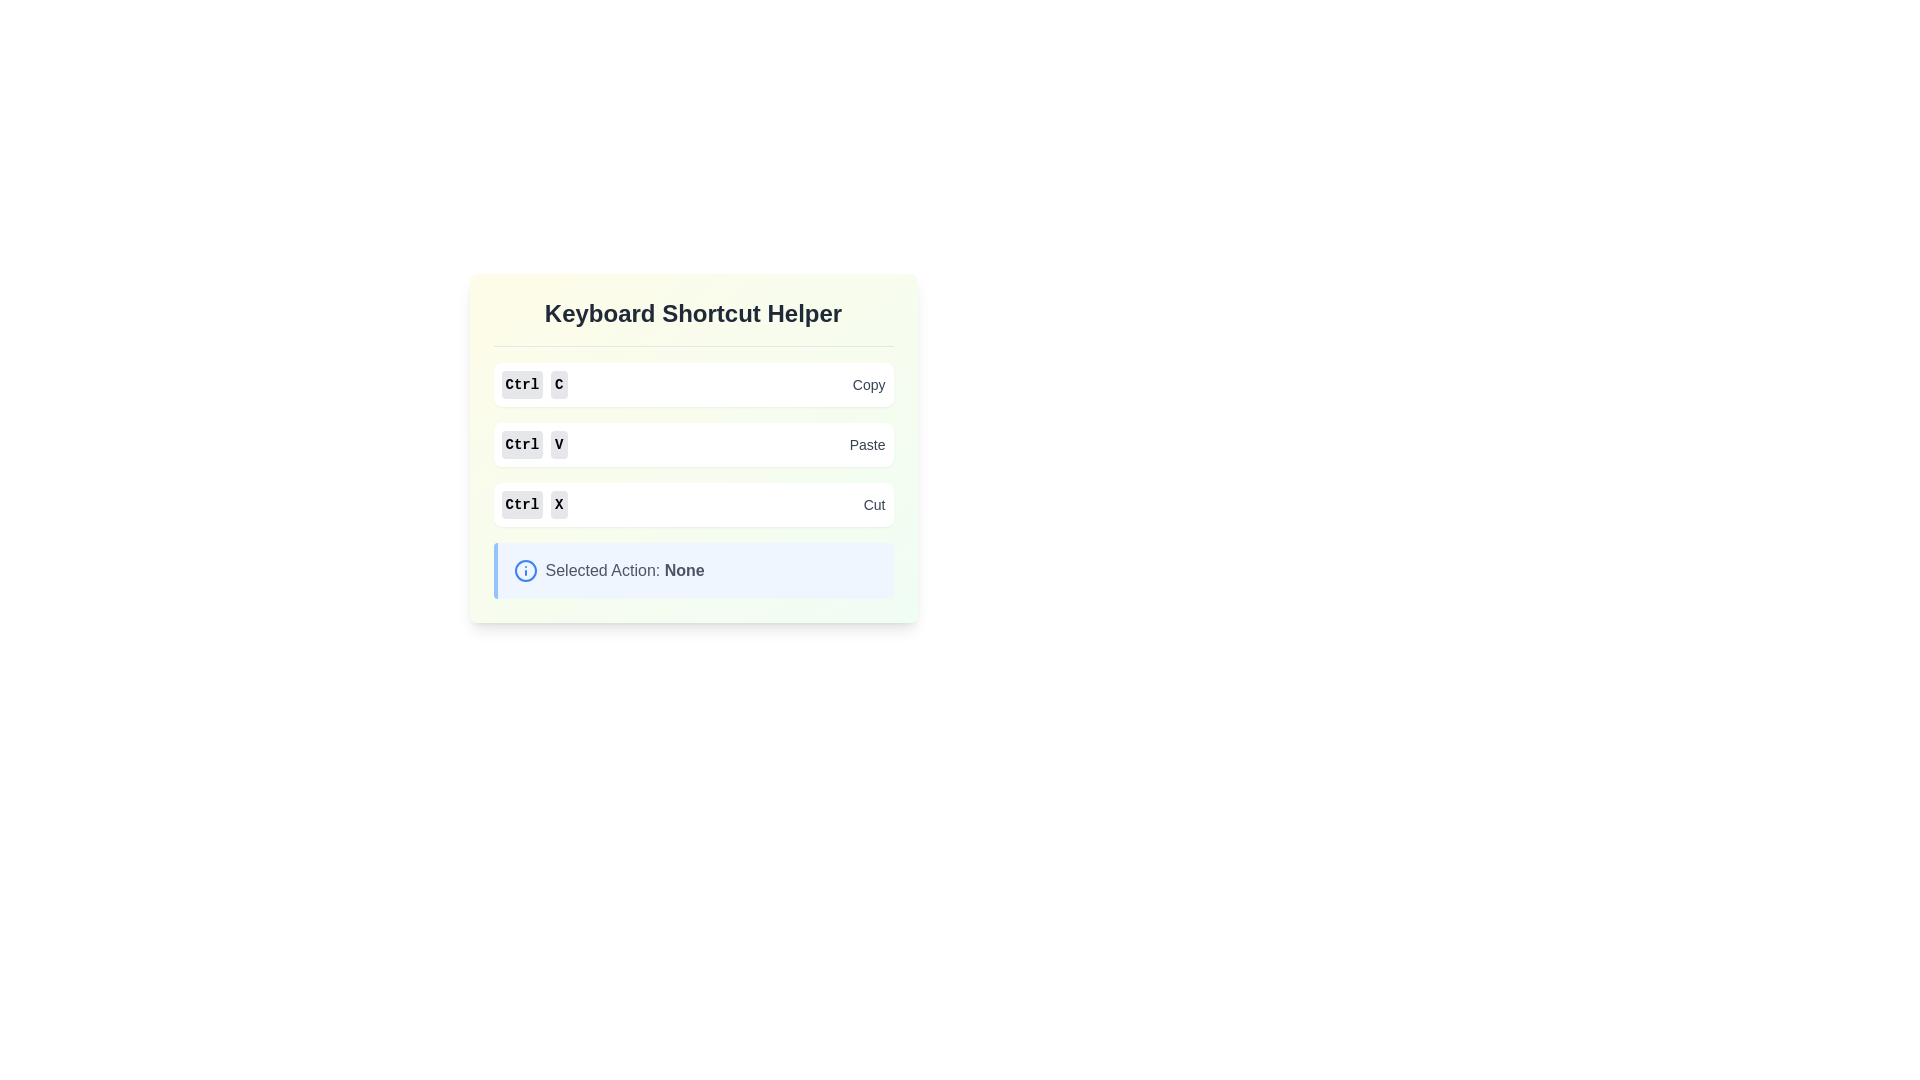  I want to click on the 'Ctrl C' label in the 'Keyboard Shortcut Helper' box, which is styled with a small font and rounded background, located in the topmost row preceding the text 'Copy', so click(534, 385).